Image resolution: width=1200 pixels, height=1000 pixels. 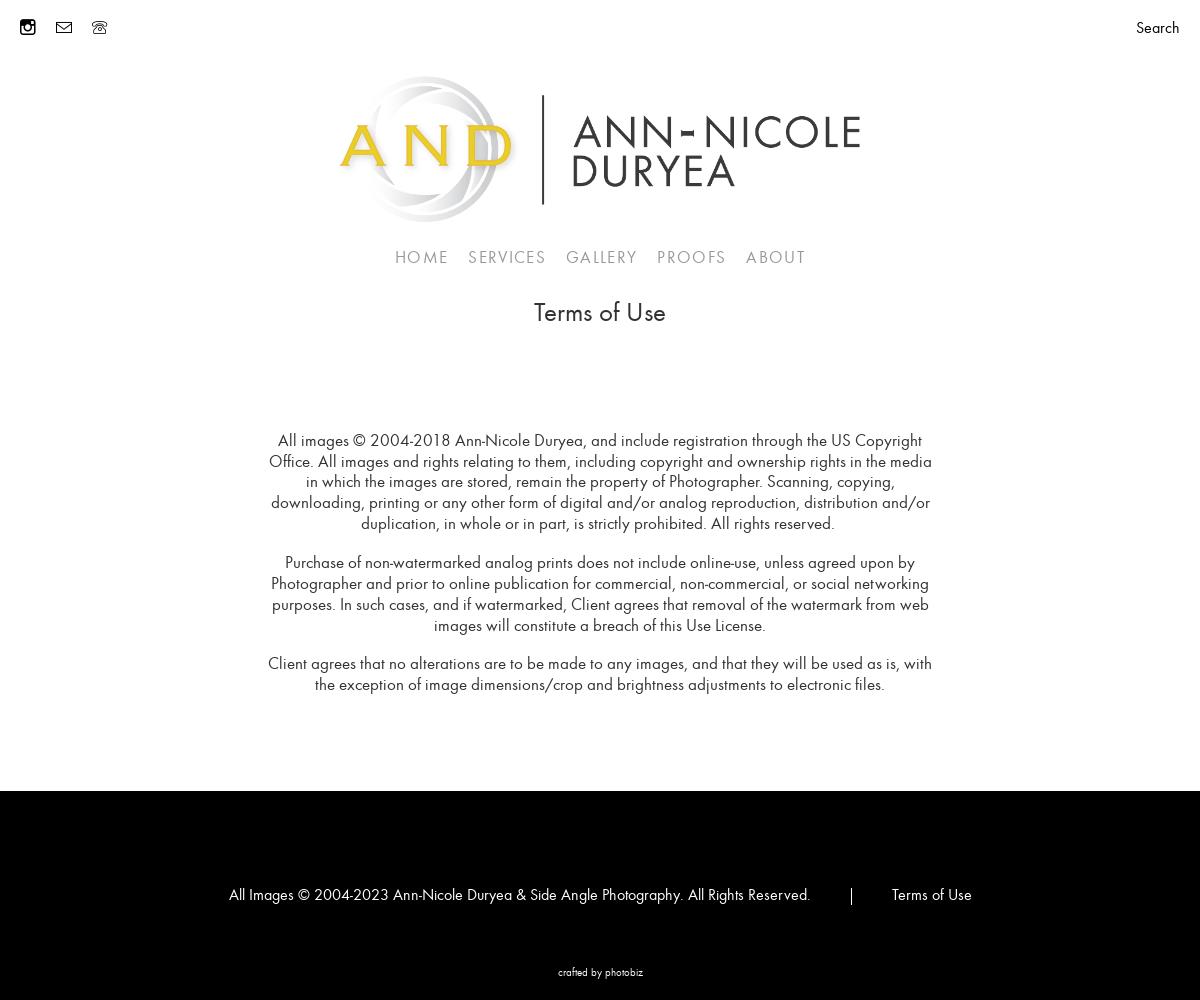 I want to click on 'Search', so click(x=1157, y=29).